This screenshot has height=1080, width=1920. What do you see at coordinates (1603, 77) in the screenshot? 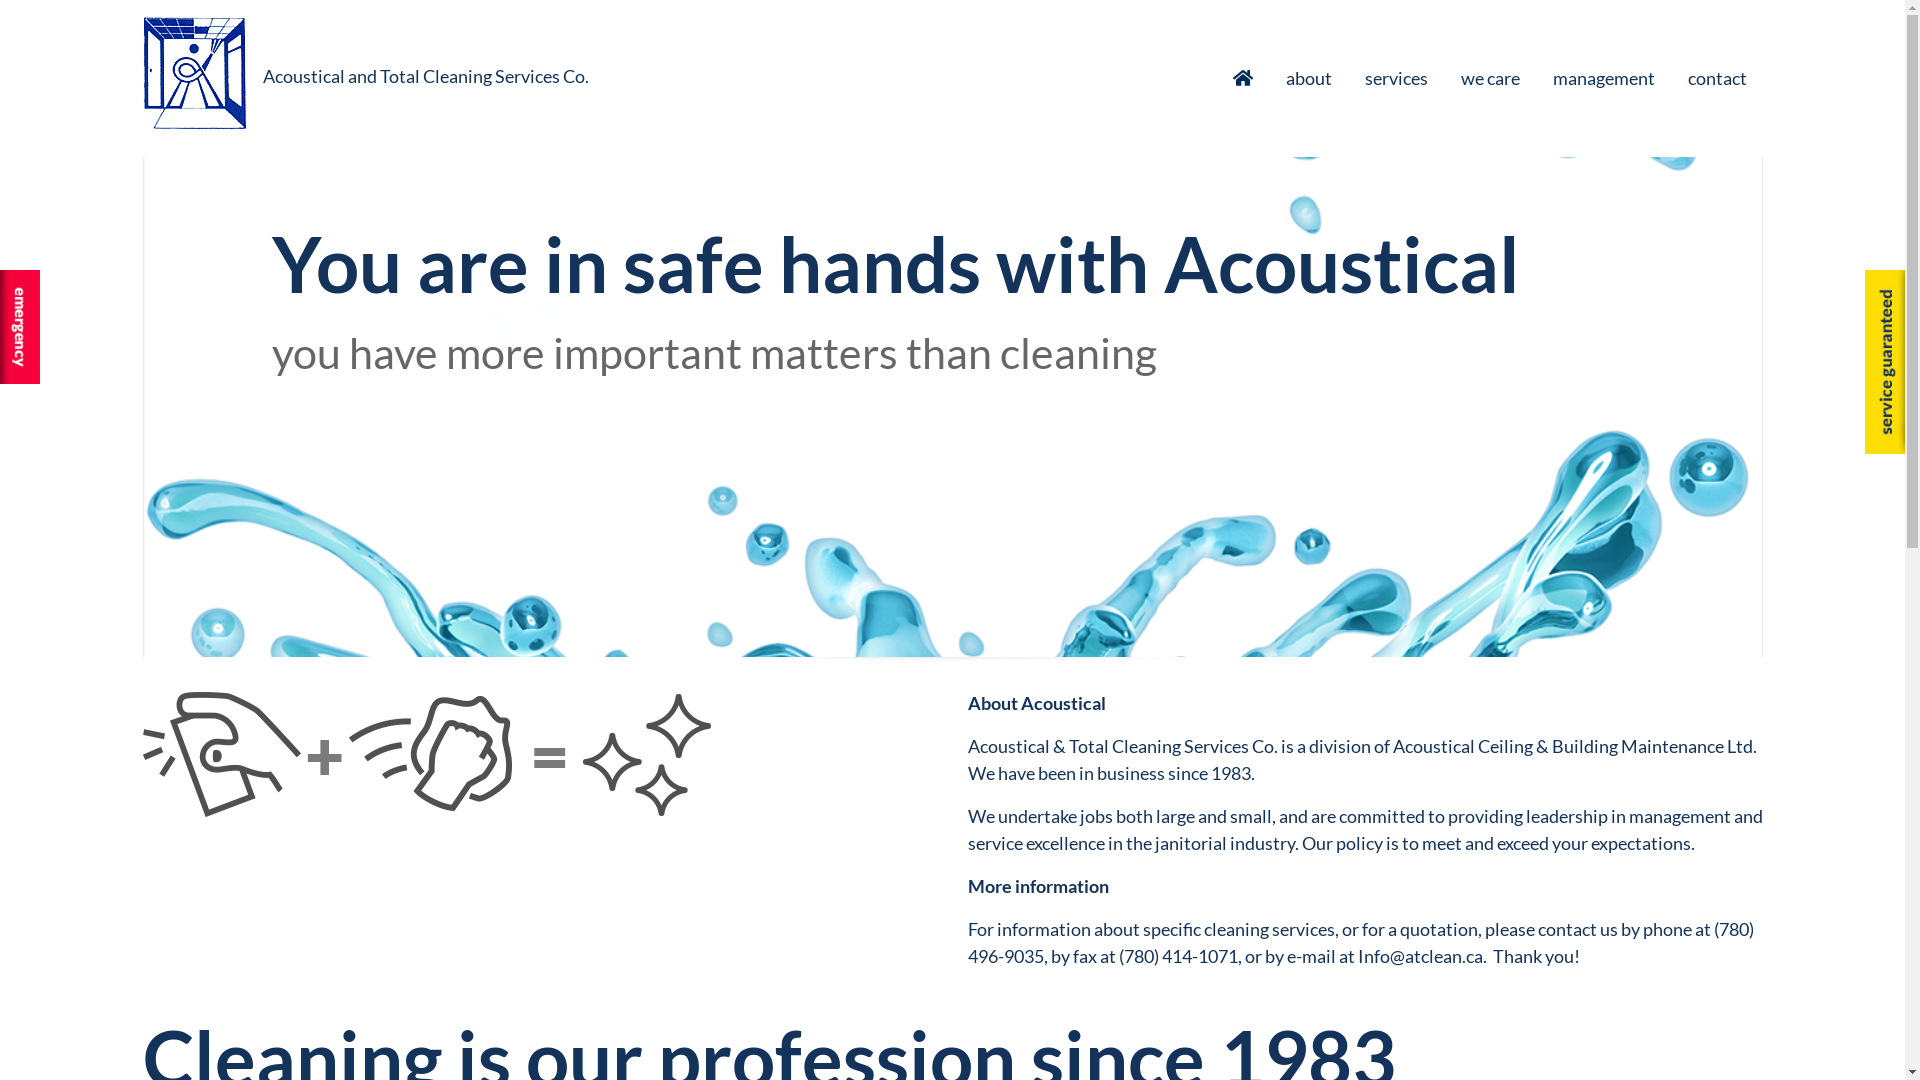
I see `'management'` at bounding box center [1603, 77].